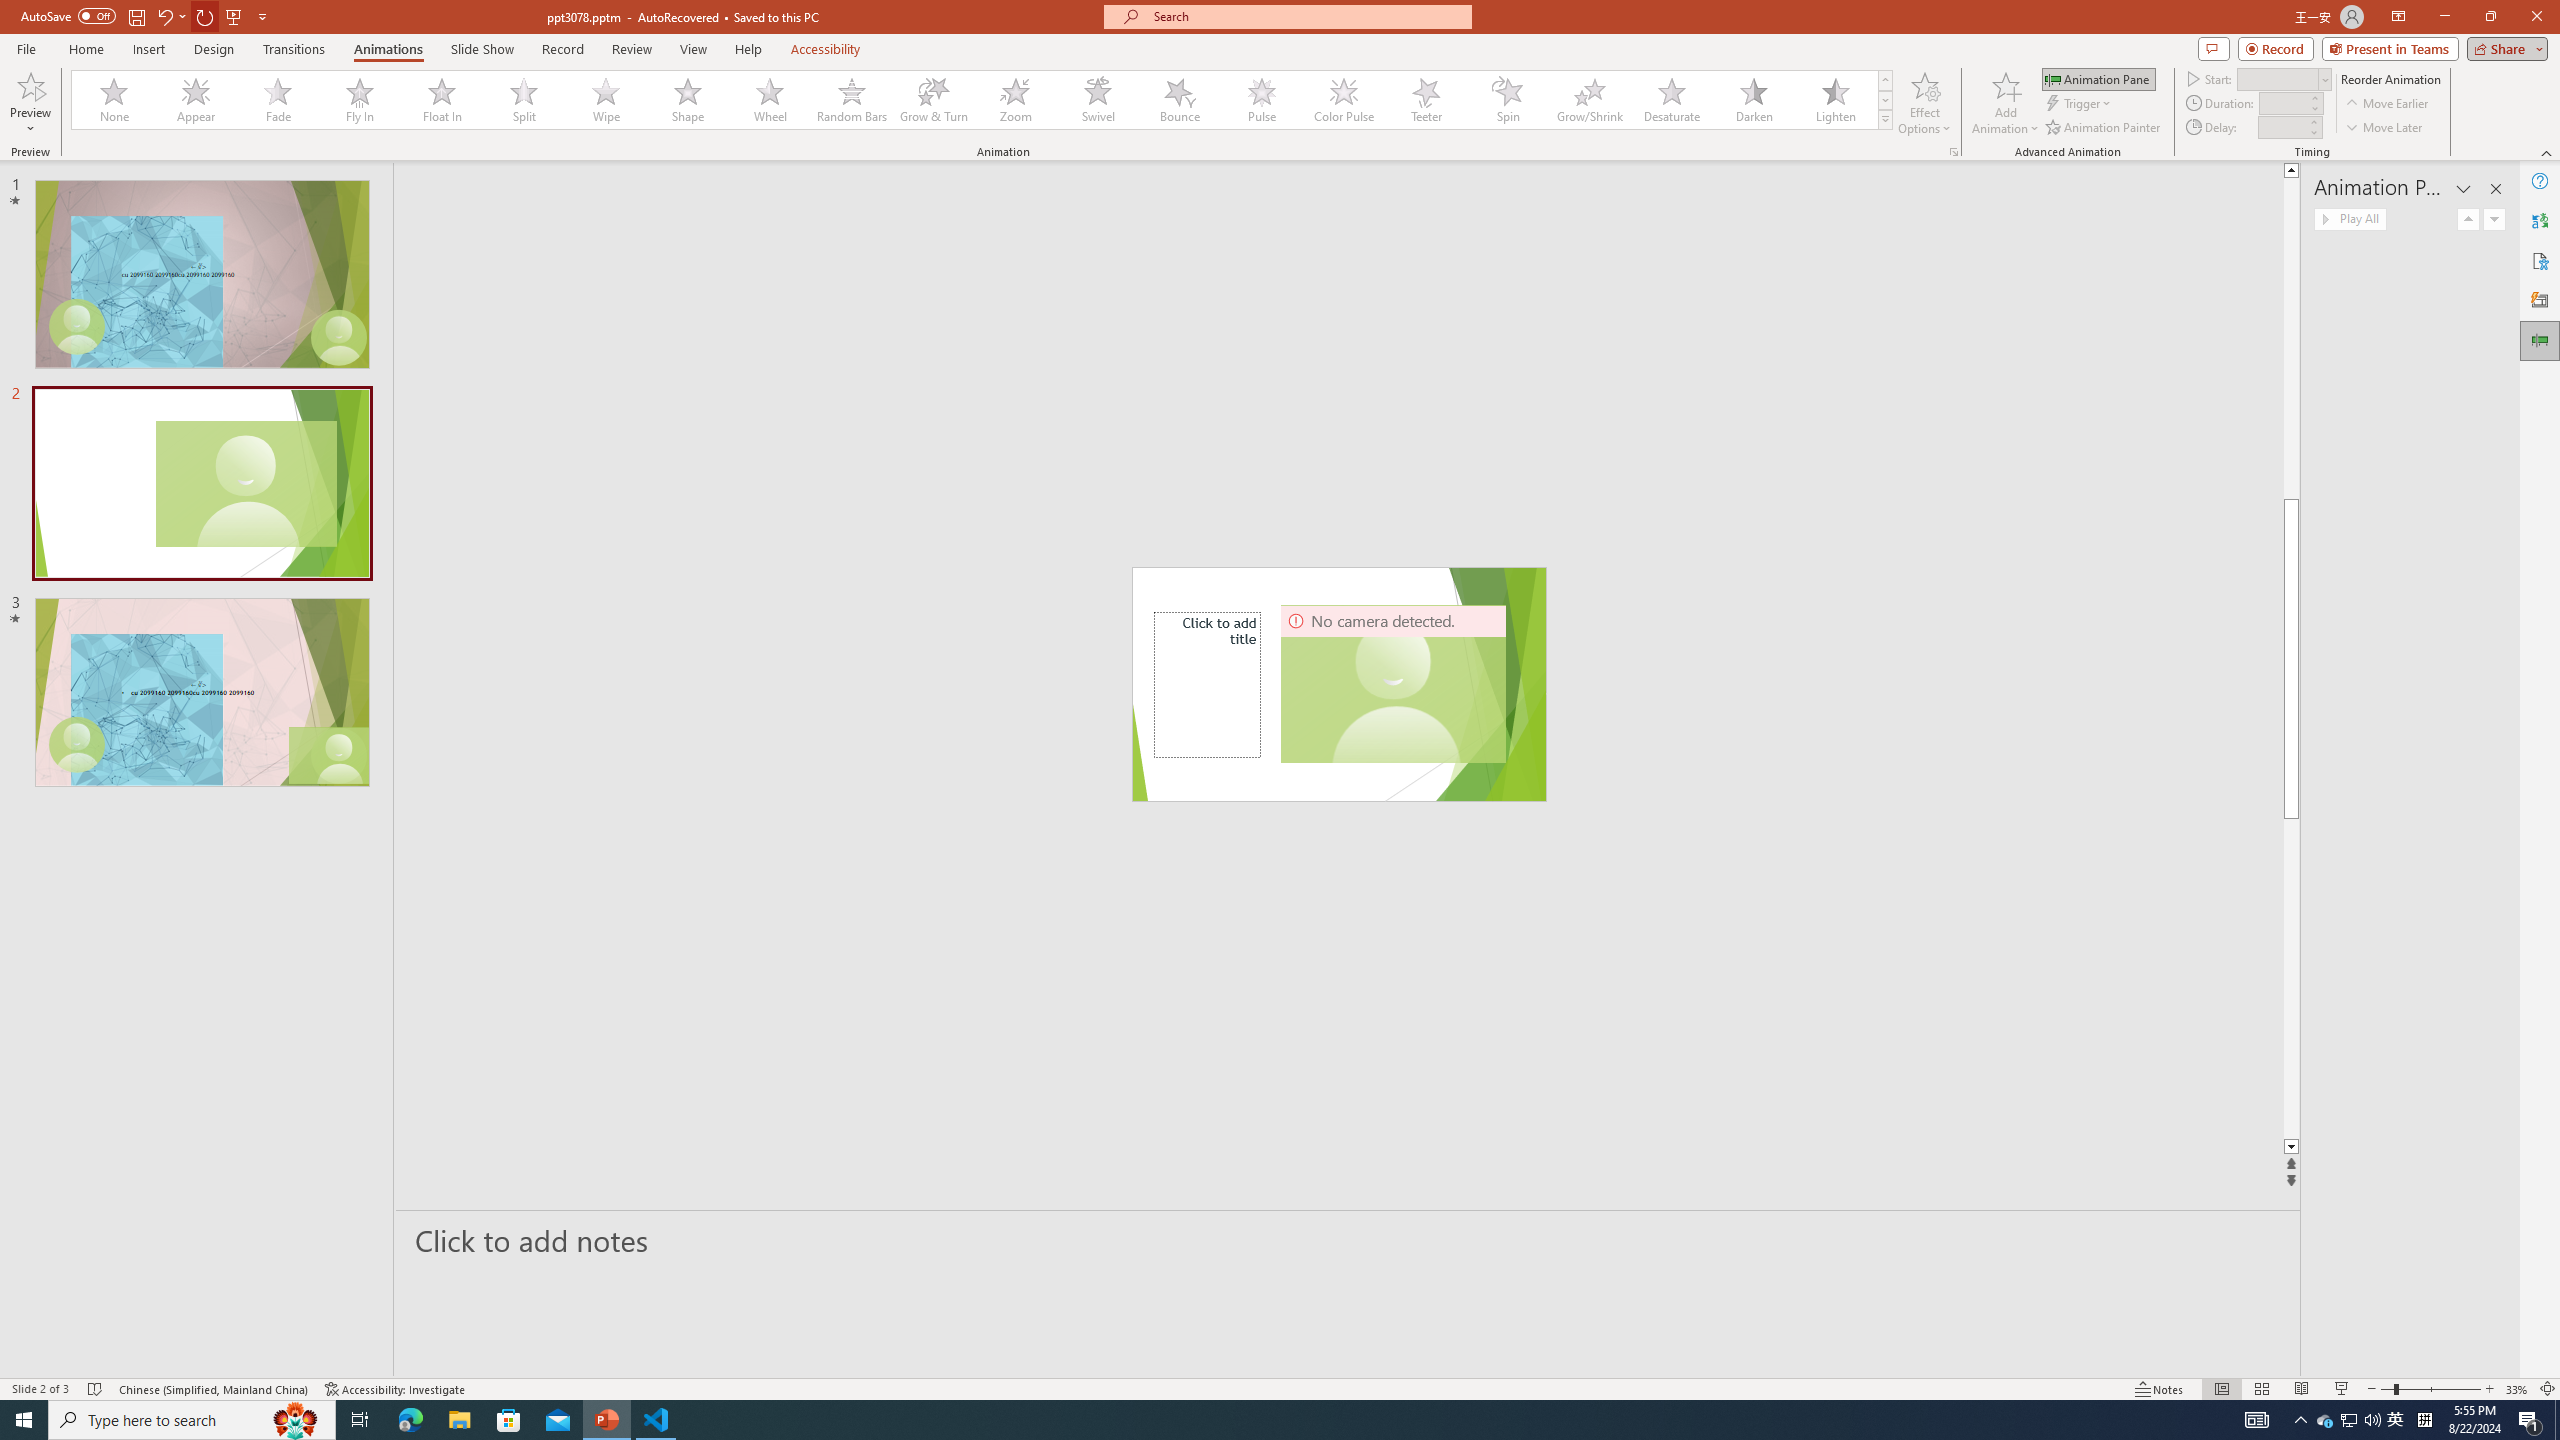  What do you see at coordinates (2282, 102) in the screenshot?
I see `'Animation Duration'` at bounding box center [2282, 102].